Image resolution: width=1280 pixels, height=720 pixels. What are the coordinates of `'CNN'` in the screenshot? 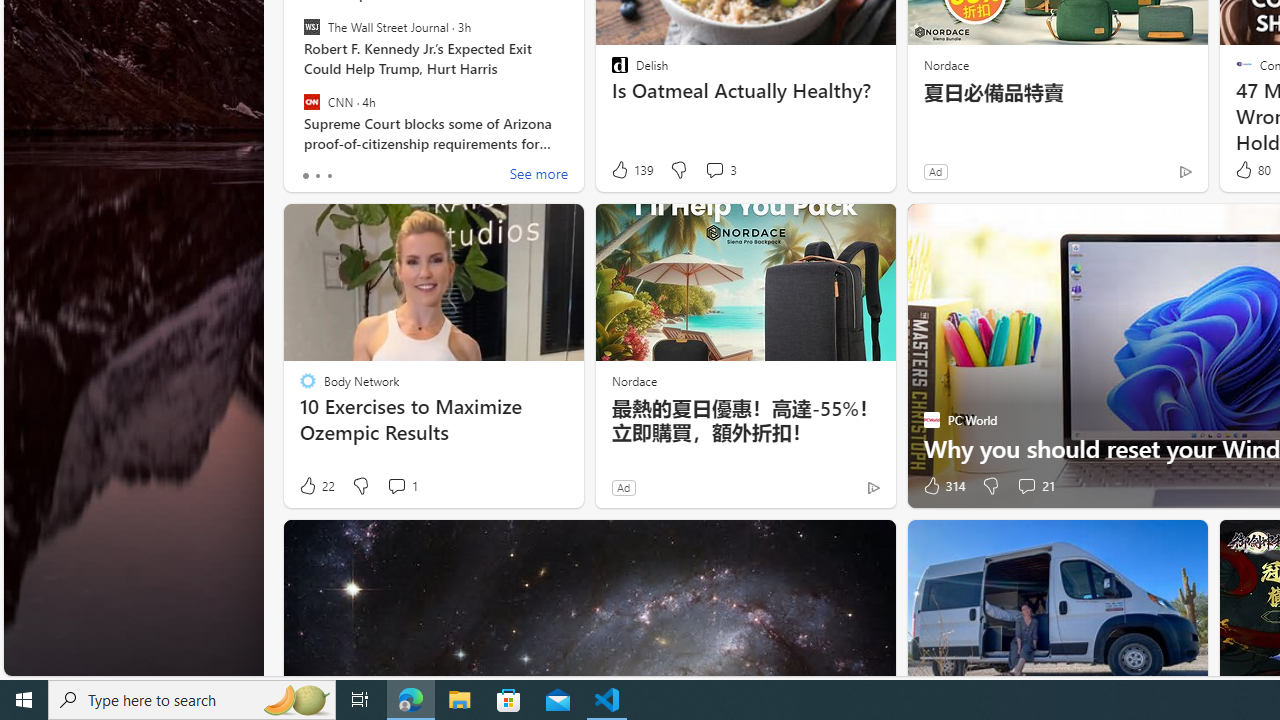 It's located at (310, 101).